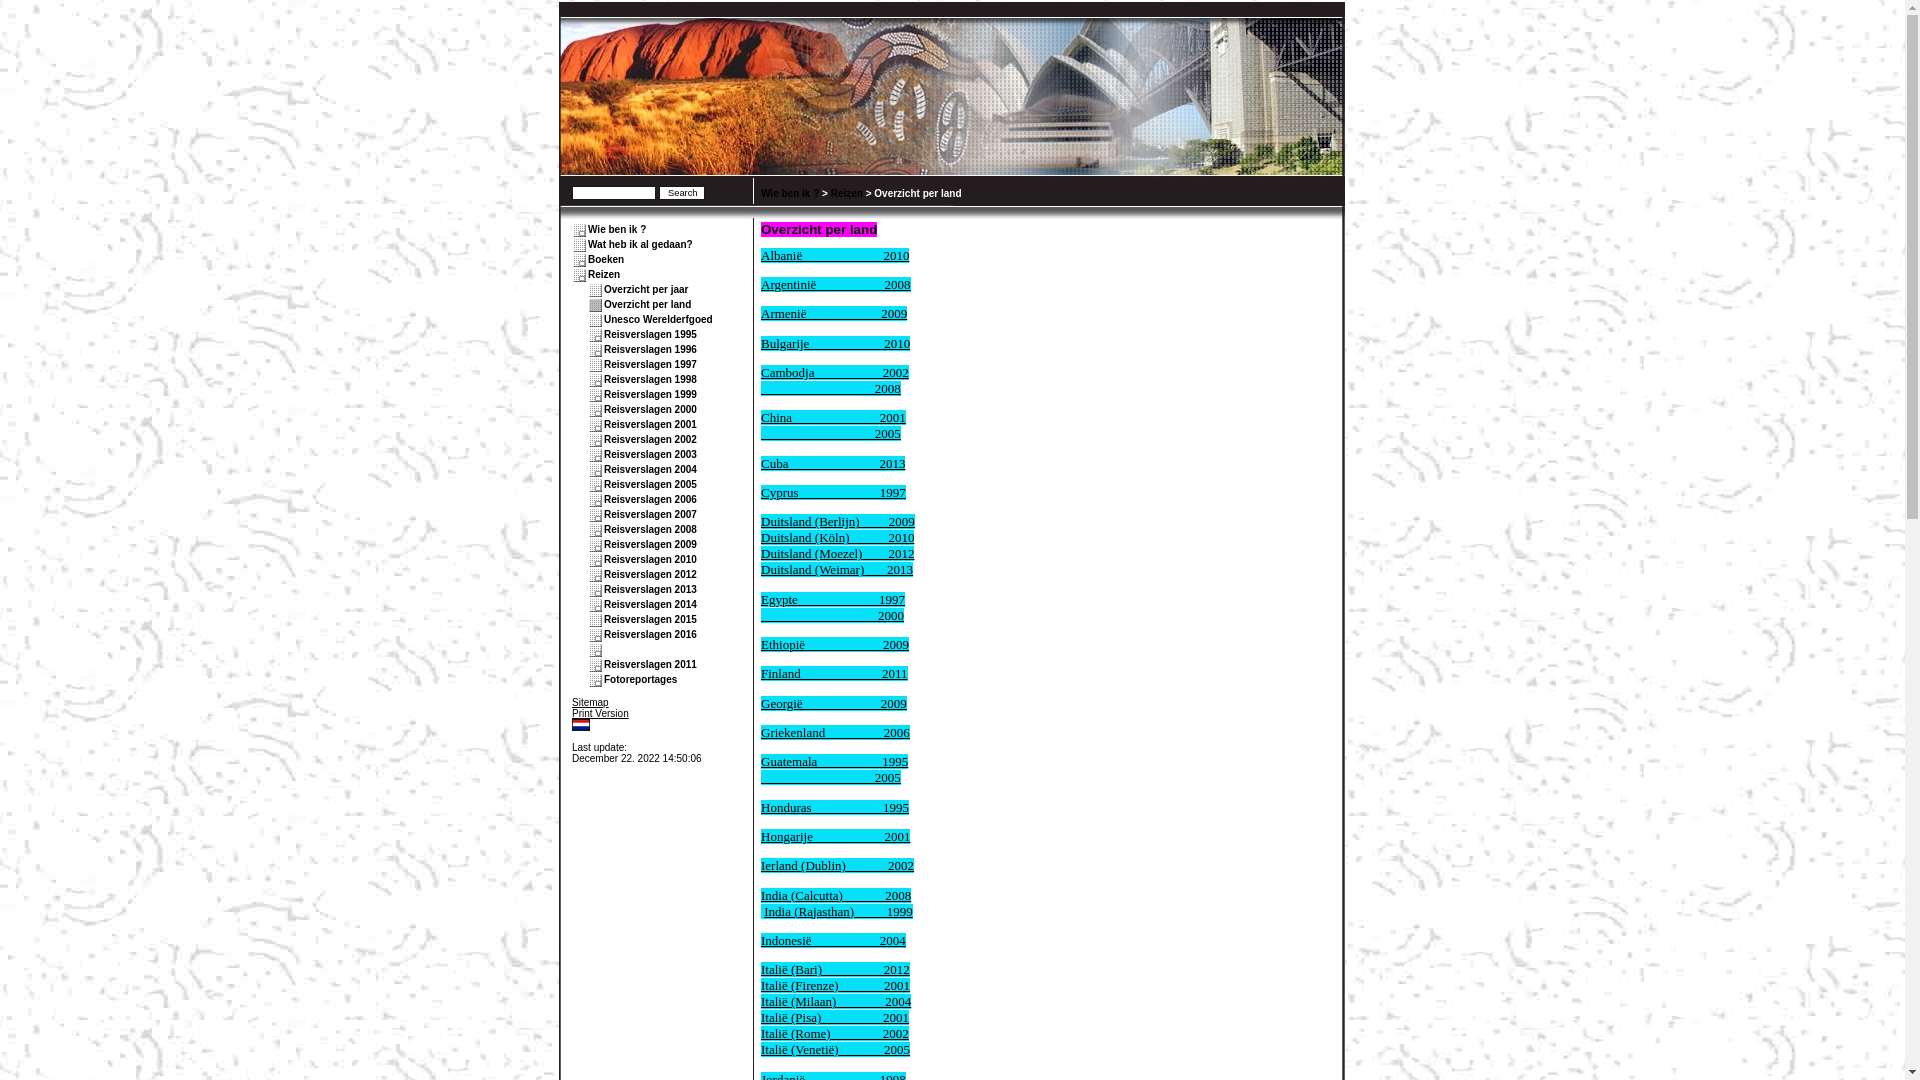  What do you see at coordinates (650, 544) in the screenshot?
I see `'Reisverslagen 2009'` at bounding box center [650, 544].